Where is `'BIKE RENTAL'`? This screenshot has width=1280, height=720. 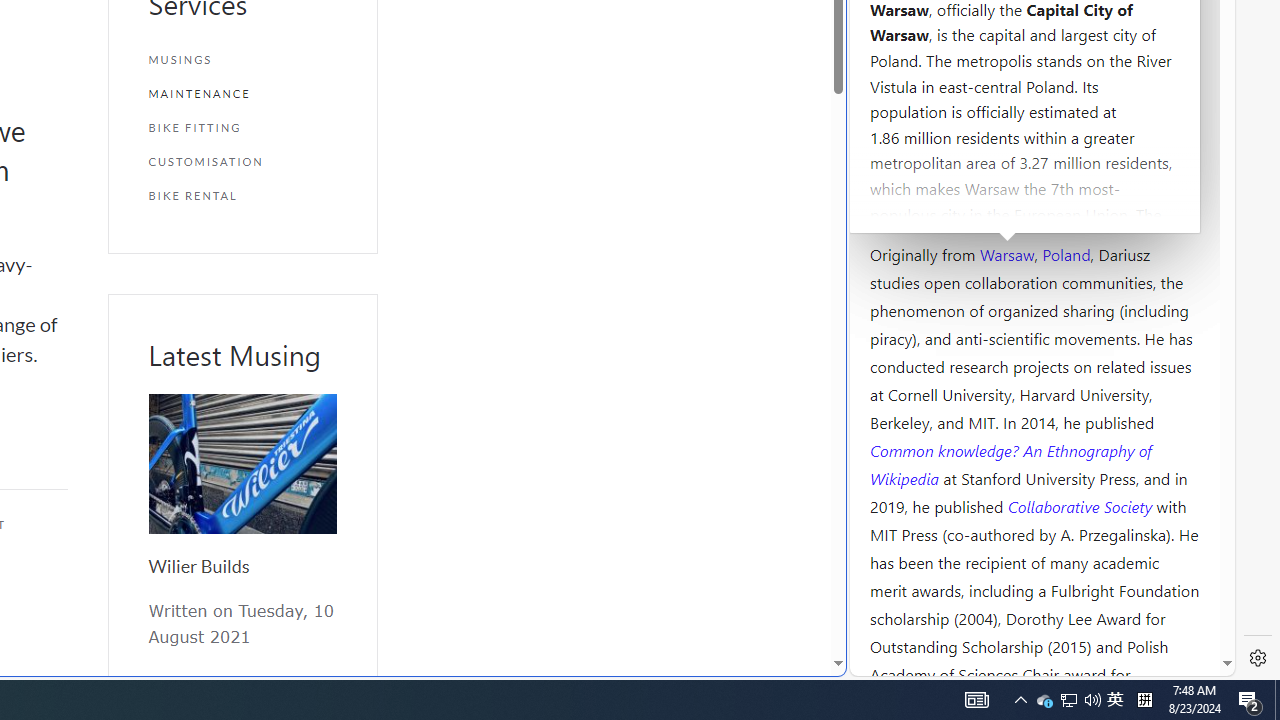
'BIKE RENTAL' is located at coordinates (241, 195).